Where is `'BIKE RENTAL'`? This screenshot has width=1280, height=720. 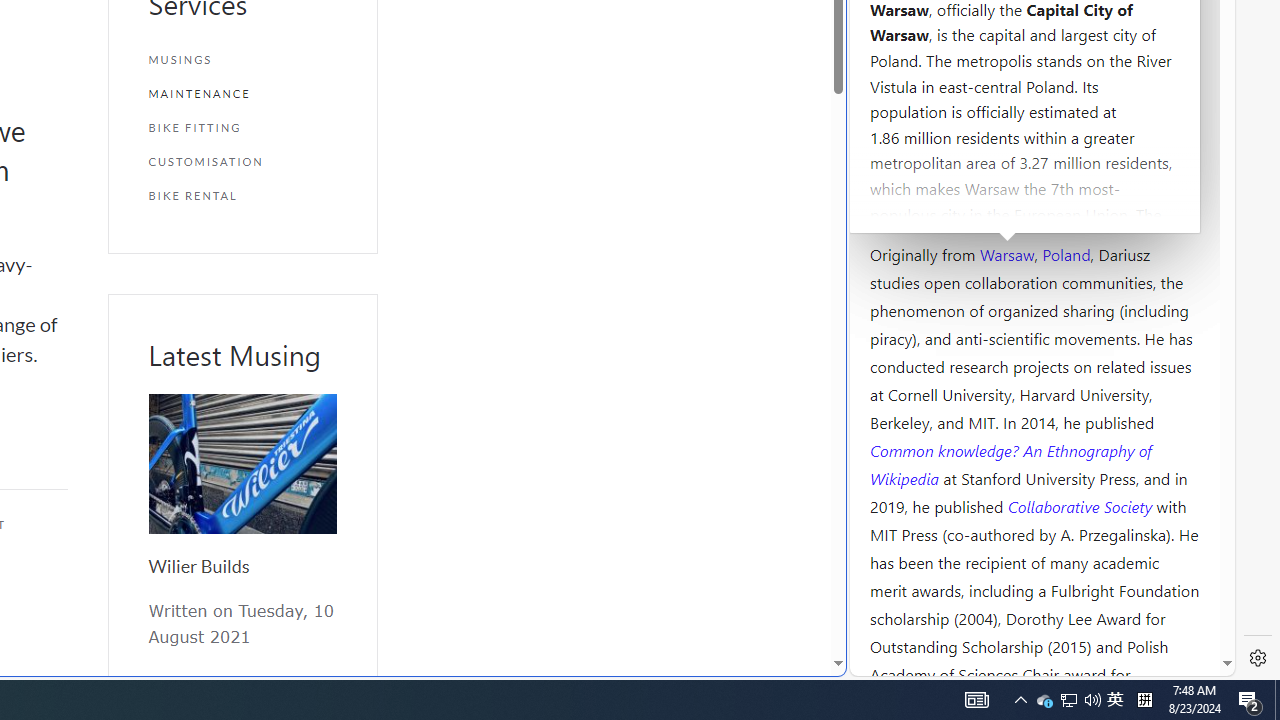
'BIKE RENTAL' is located at coordinates (241, 195).